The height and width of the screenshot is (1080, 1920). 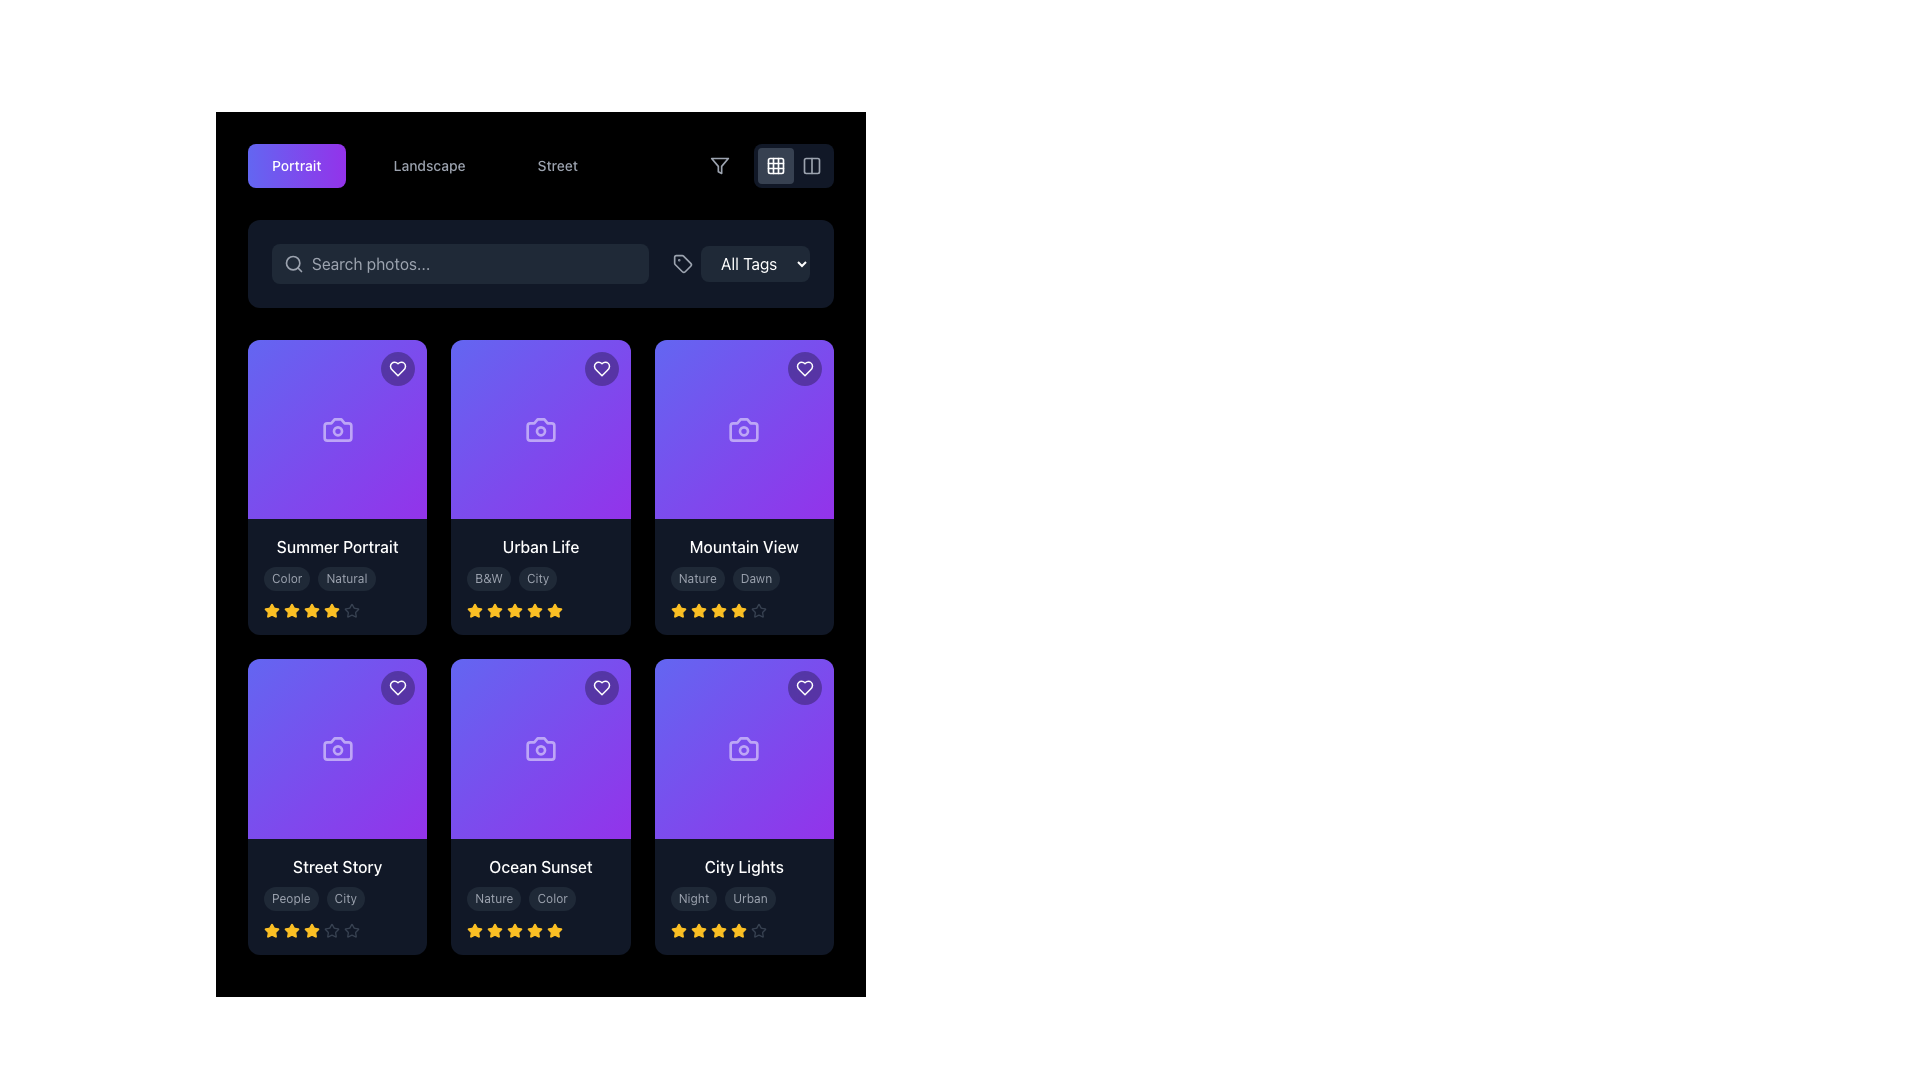 I want to click on the horizontal button group containing the category-selection buttons labeled 'Portrait', 'Landscape', and 'Street', so click(x=424, y=164).